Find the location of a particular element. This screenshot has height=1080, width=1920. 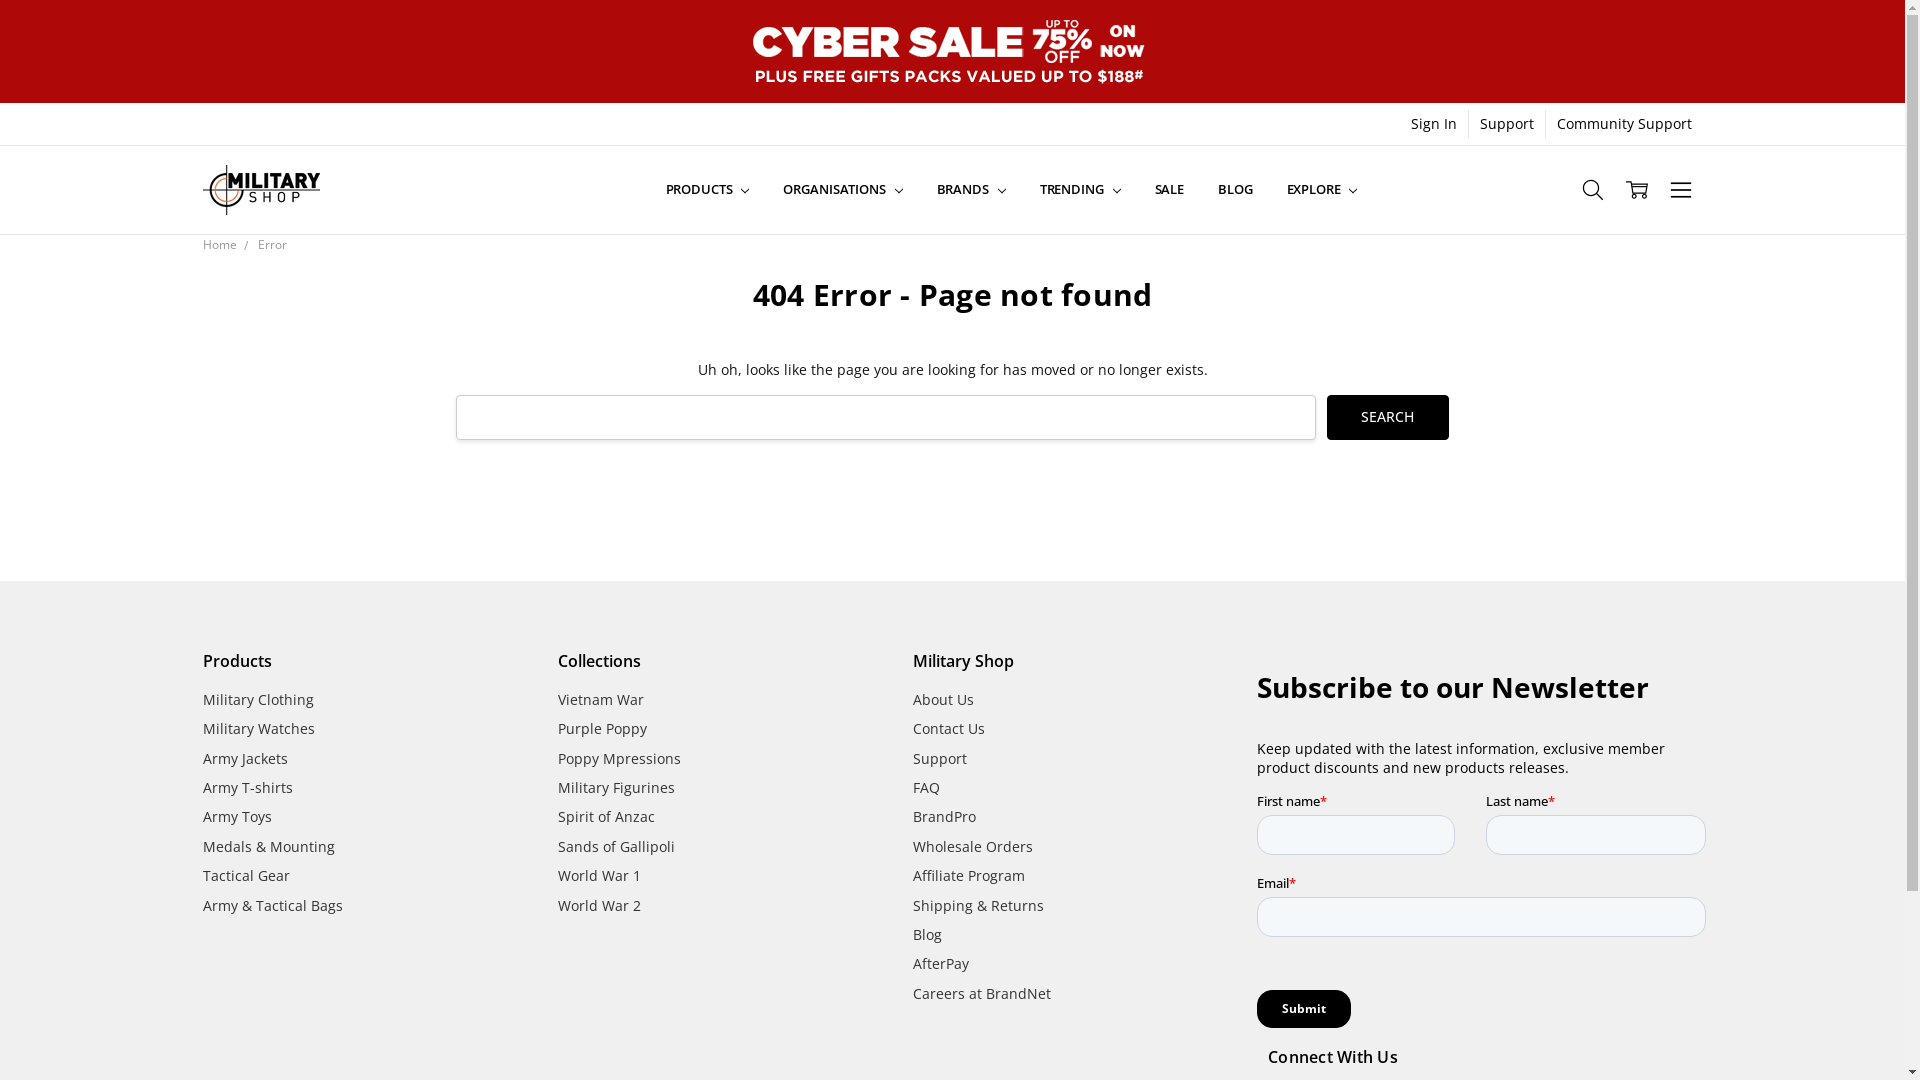

'ORGANISATIONS' is located at coordinates (765, 189).